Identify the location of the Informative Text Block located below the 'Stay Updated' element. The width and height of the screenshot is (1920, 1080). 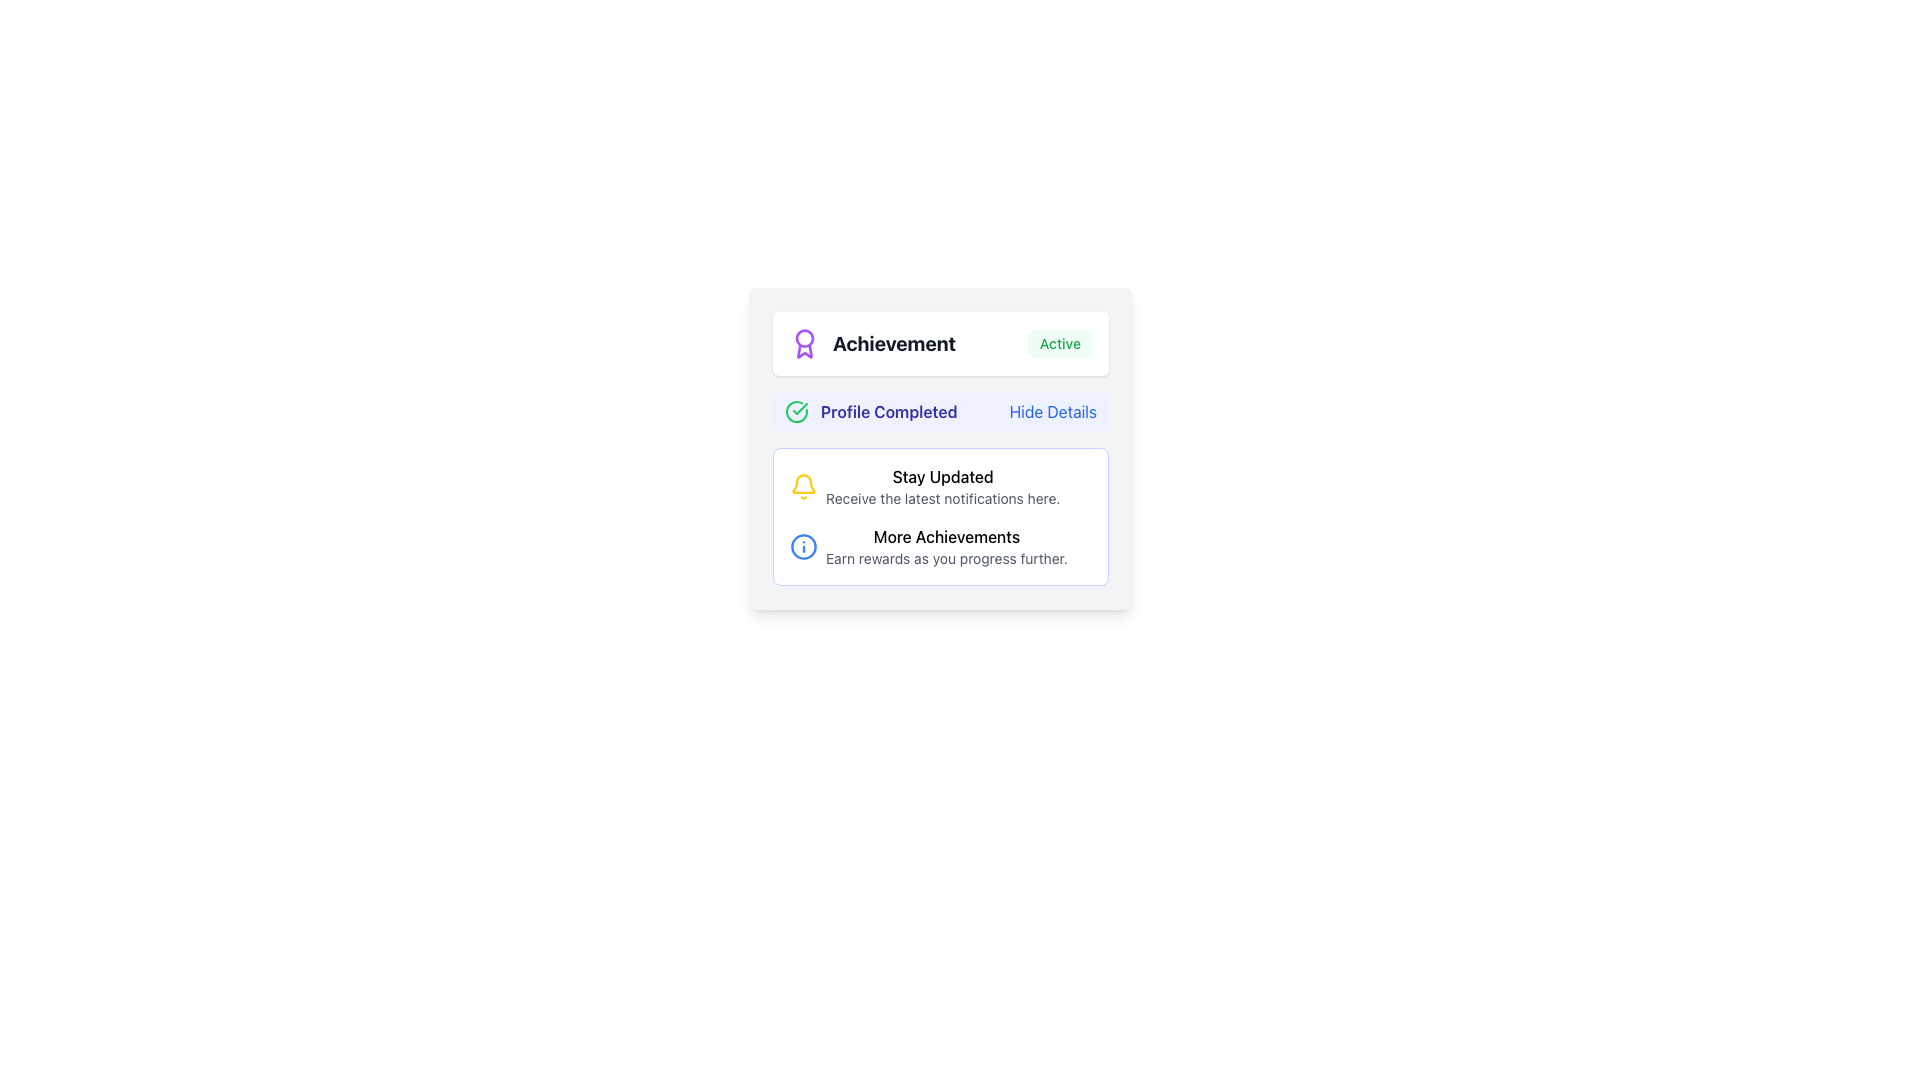
(939, 547).